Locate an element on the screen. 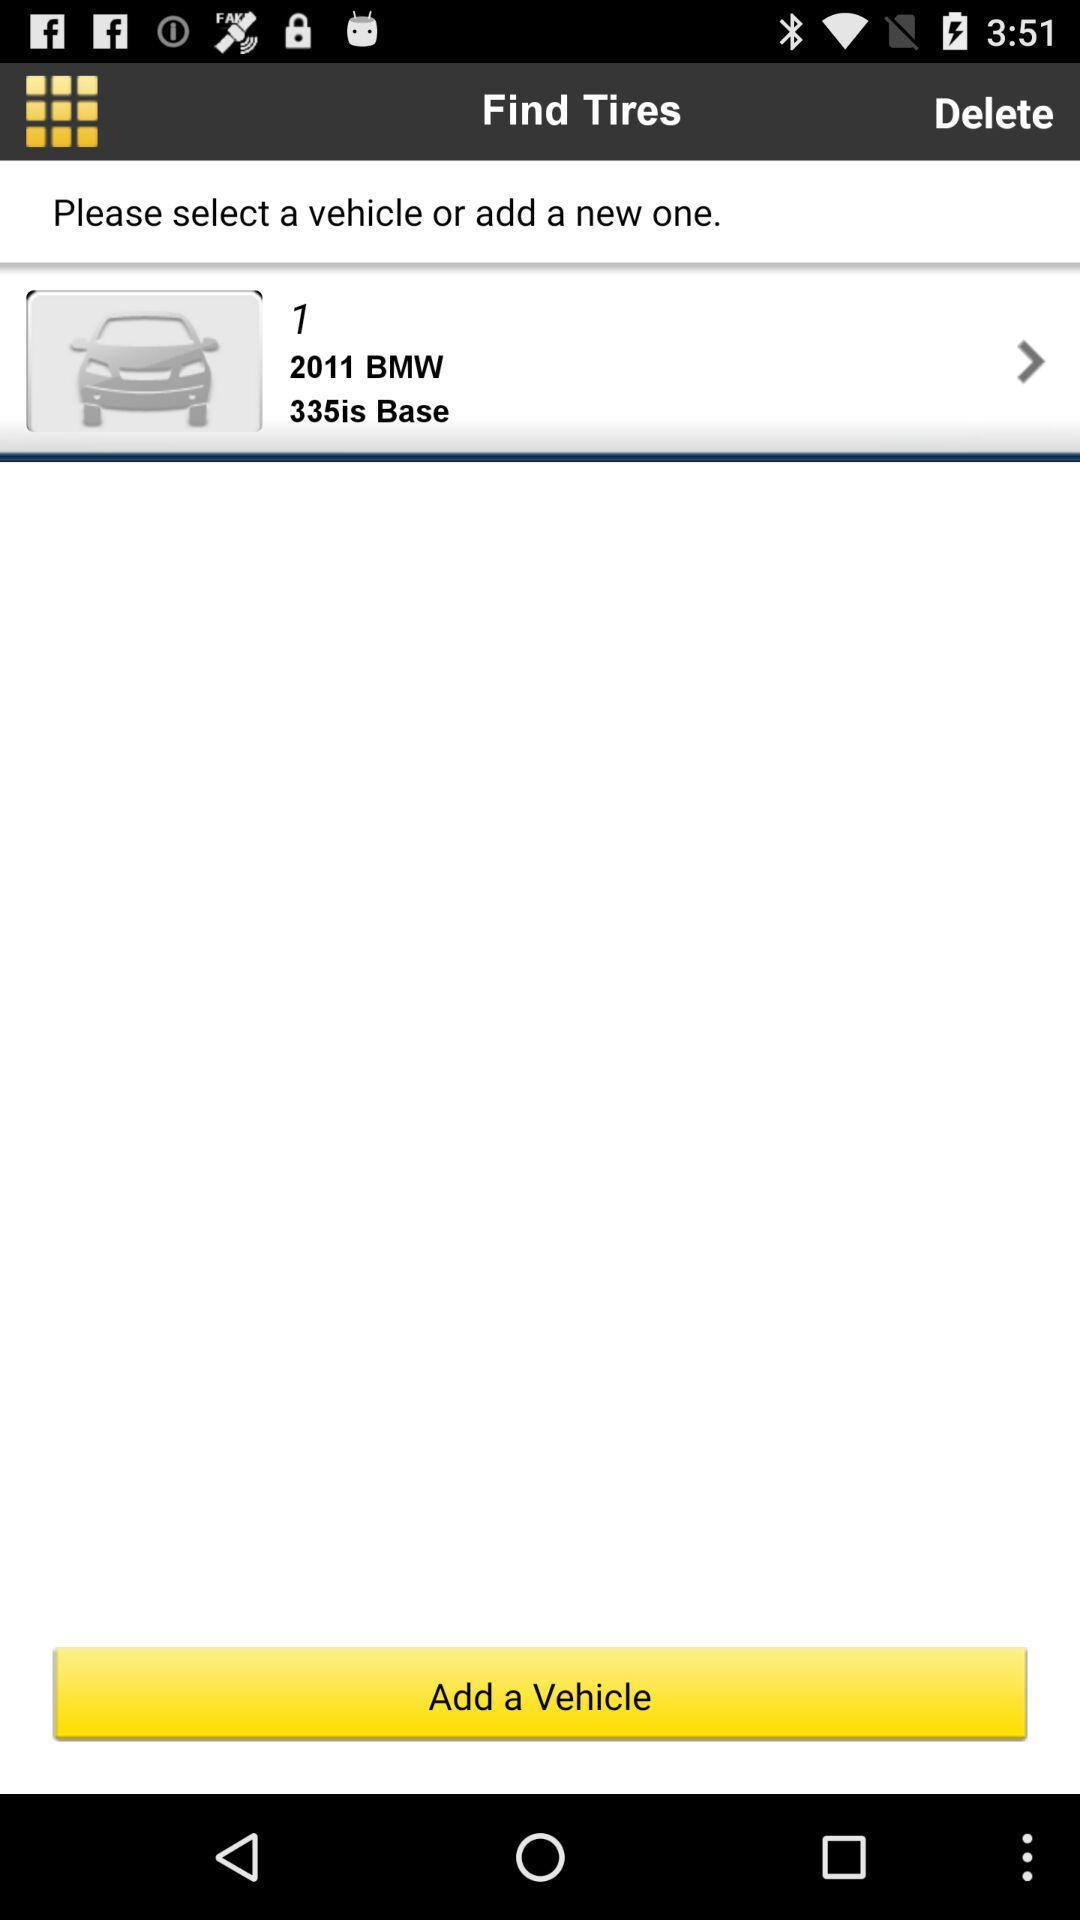 The image size is (1080, 1920). the icon above the please select a icon is located at coordinates (60, 110).